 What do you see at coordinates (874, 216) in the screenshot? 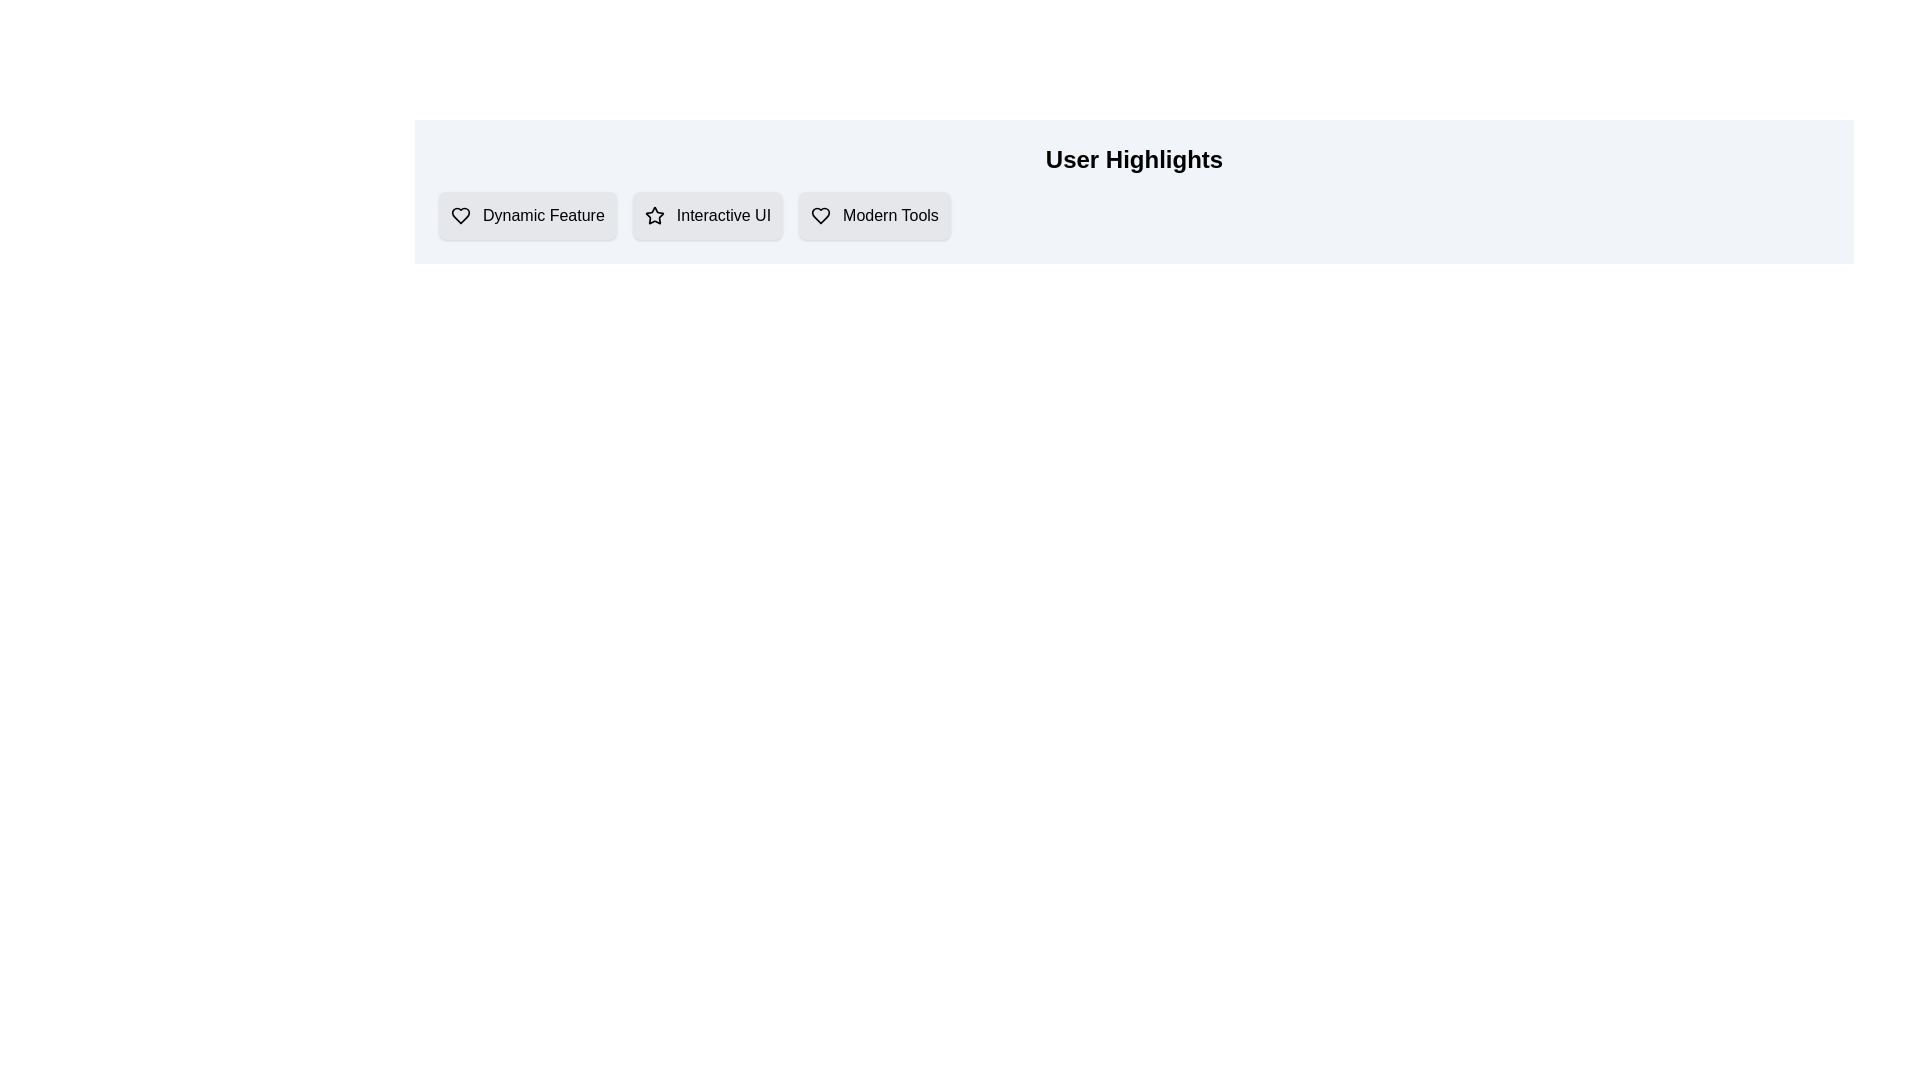
I see `the item labeled 'Modern Tools'` at bounding box center [874, 216].